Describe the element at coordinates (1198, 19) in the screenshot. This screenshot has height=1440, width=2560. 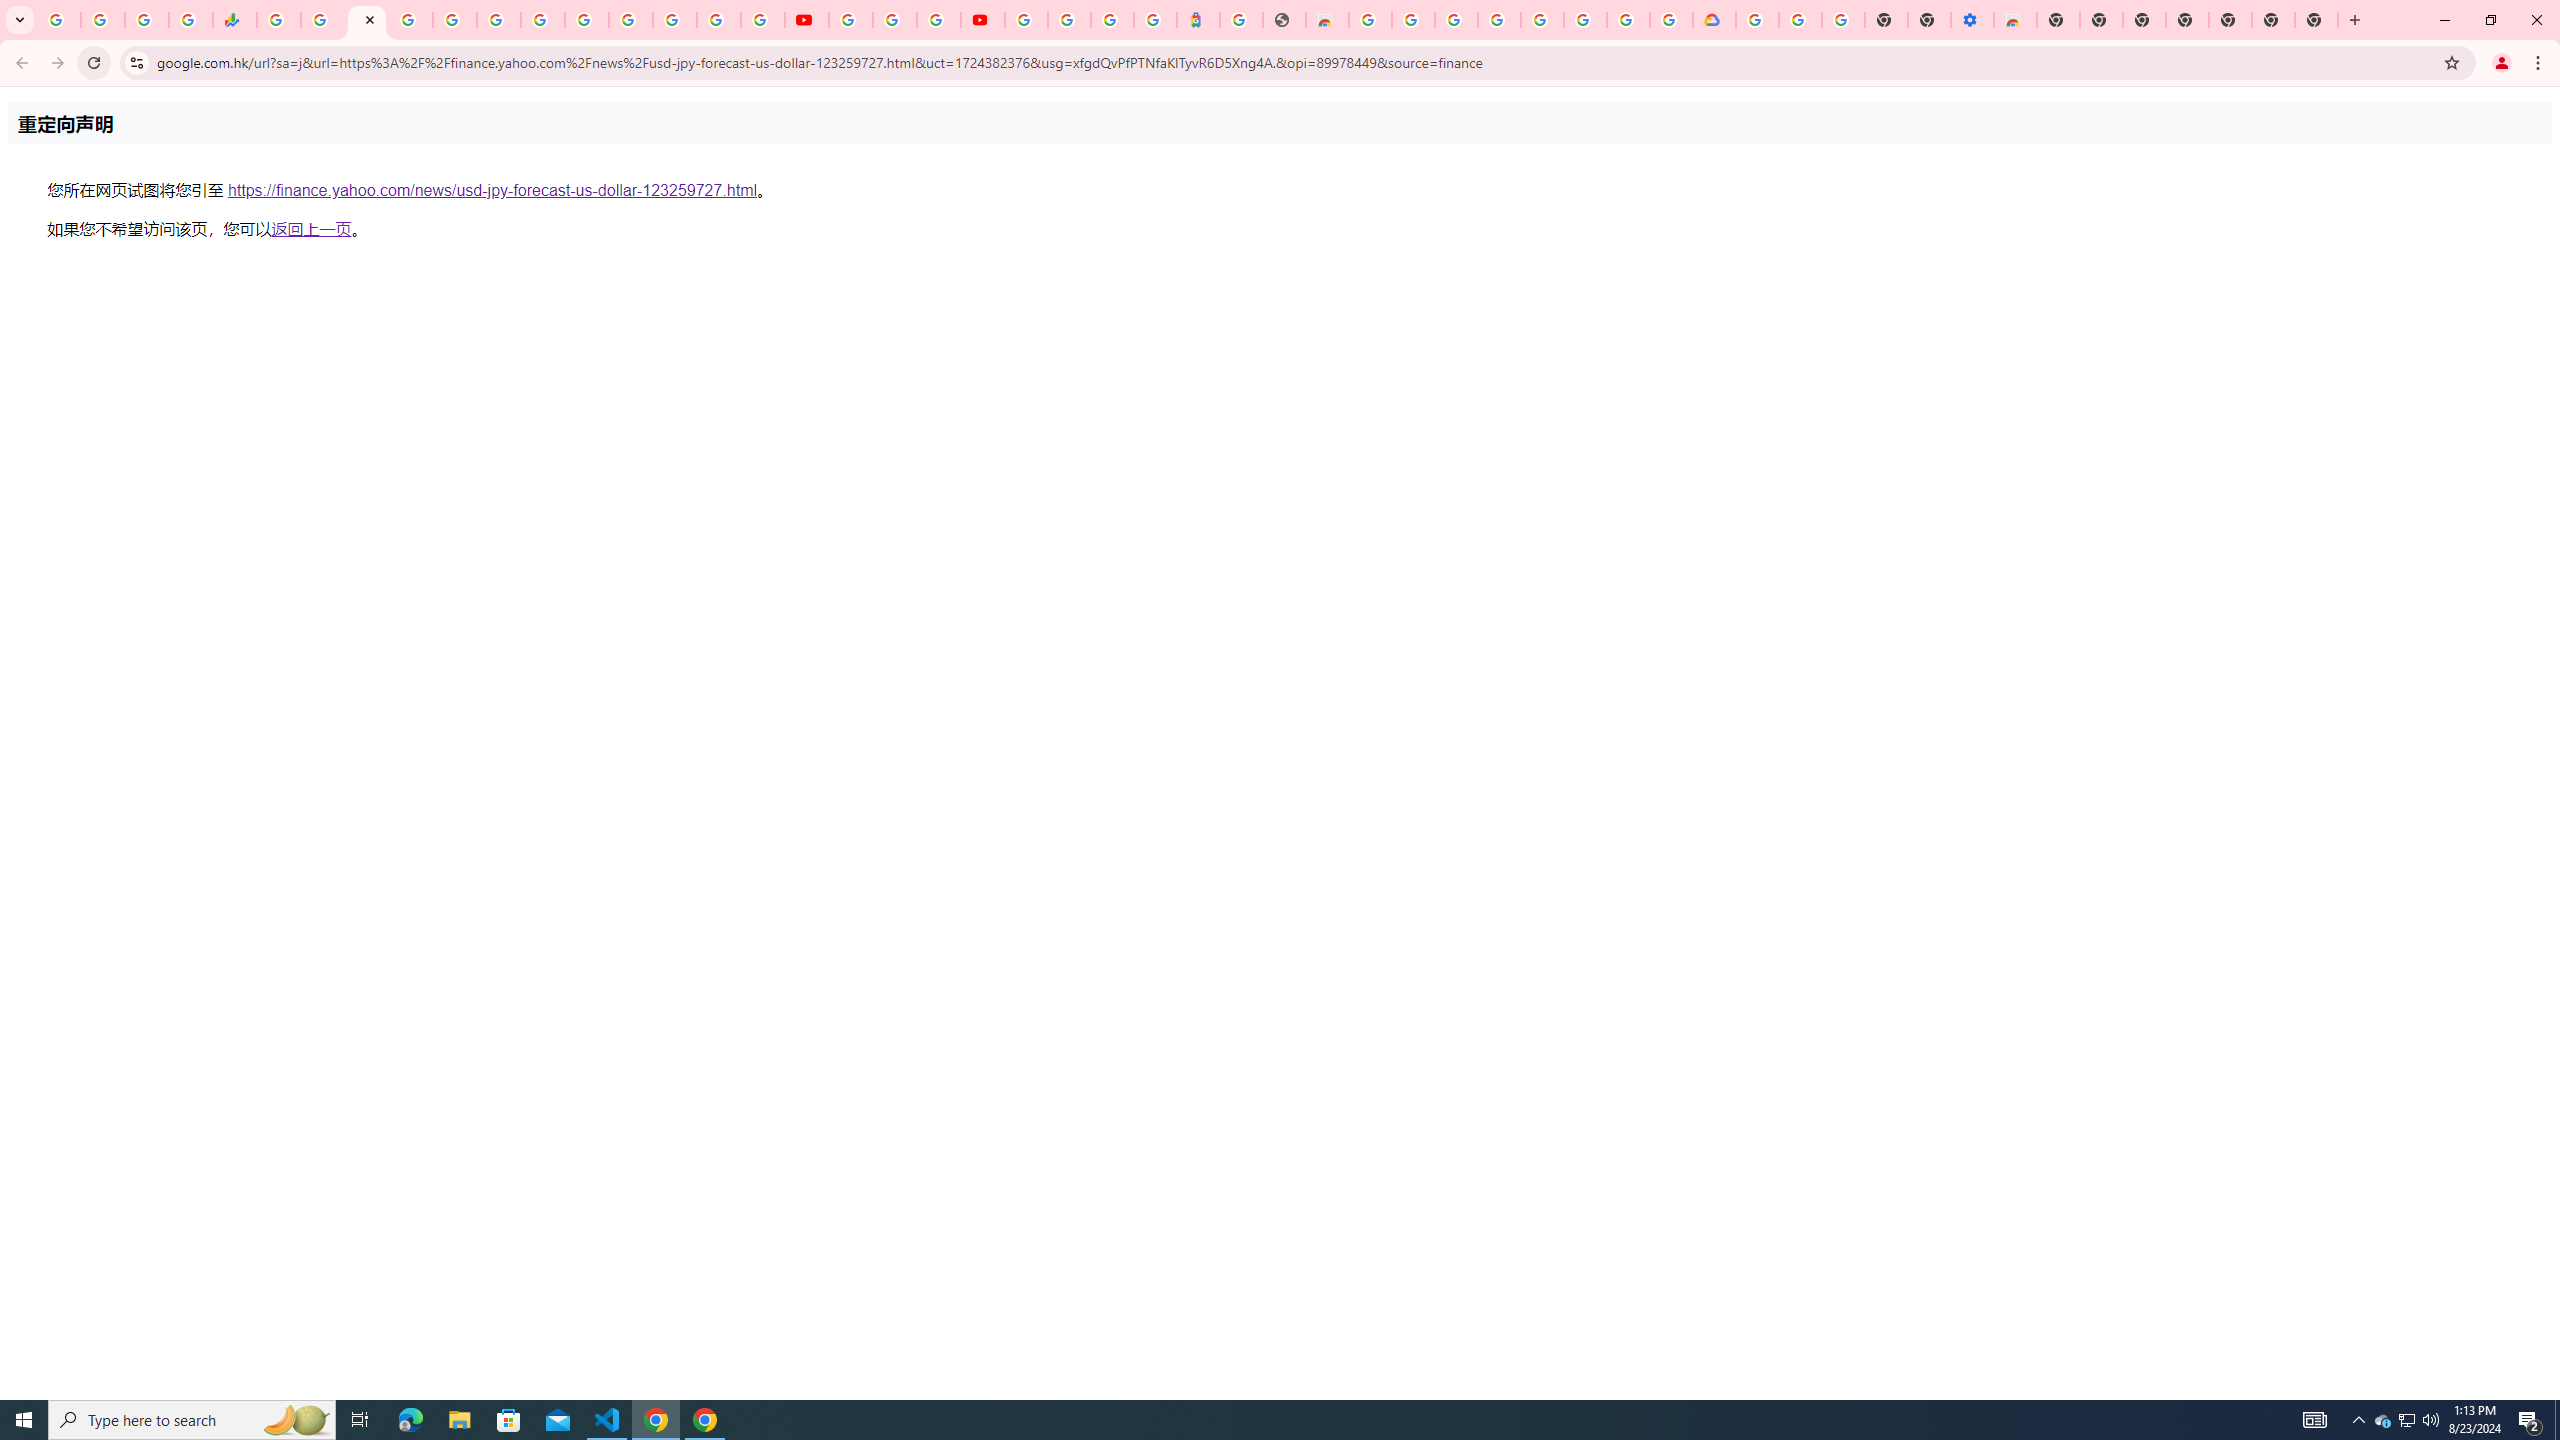
I see `'Atour Hotel - Google hotels'` at that location.